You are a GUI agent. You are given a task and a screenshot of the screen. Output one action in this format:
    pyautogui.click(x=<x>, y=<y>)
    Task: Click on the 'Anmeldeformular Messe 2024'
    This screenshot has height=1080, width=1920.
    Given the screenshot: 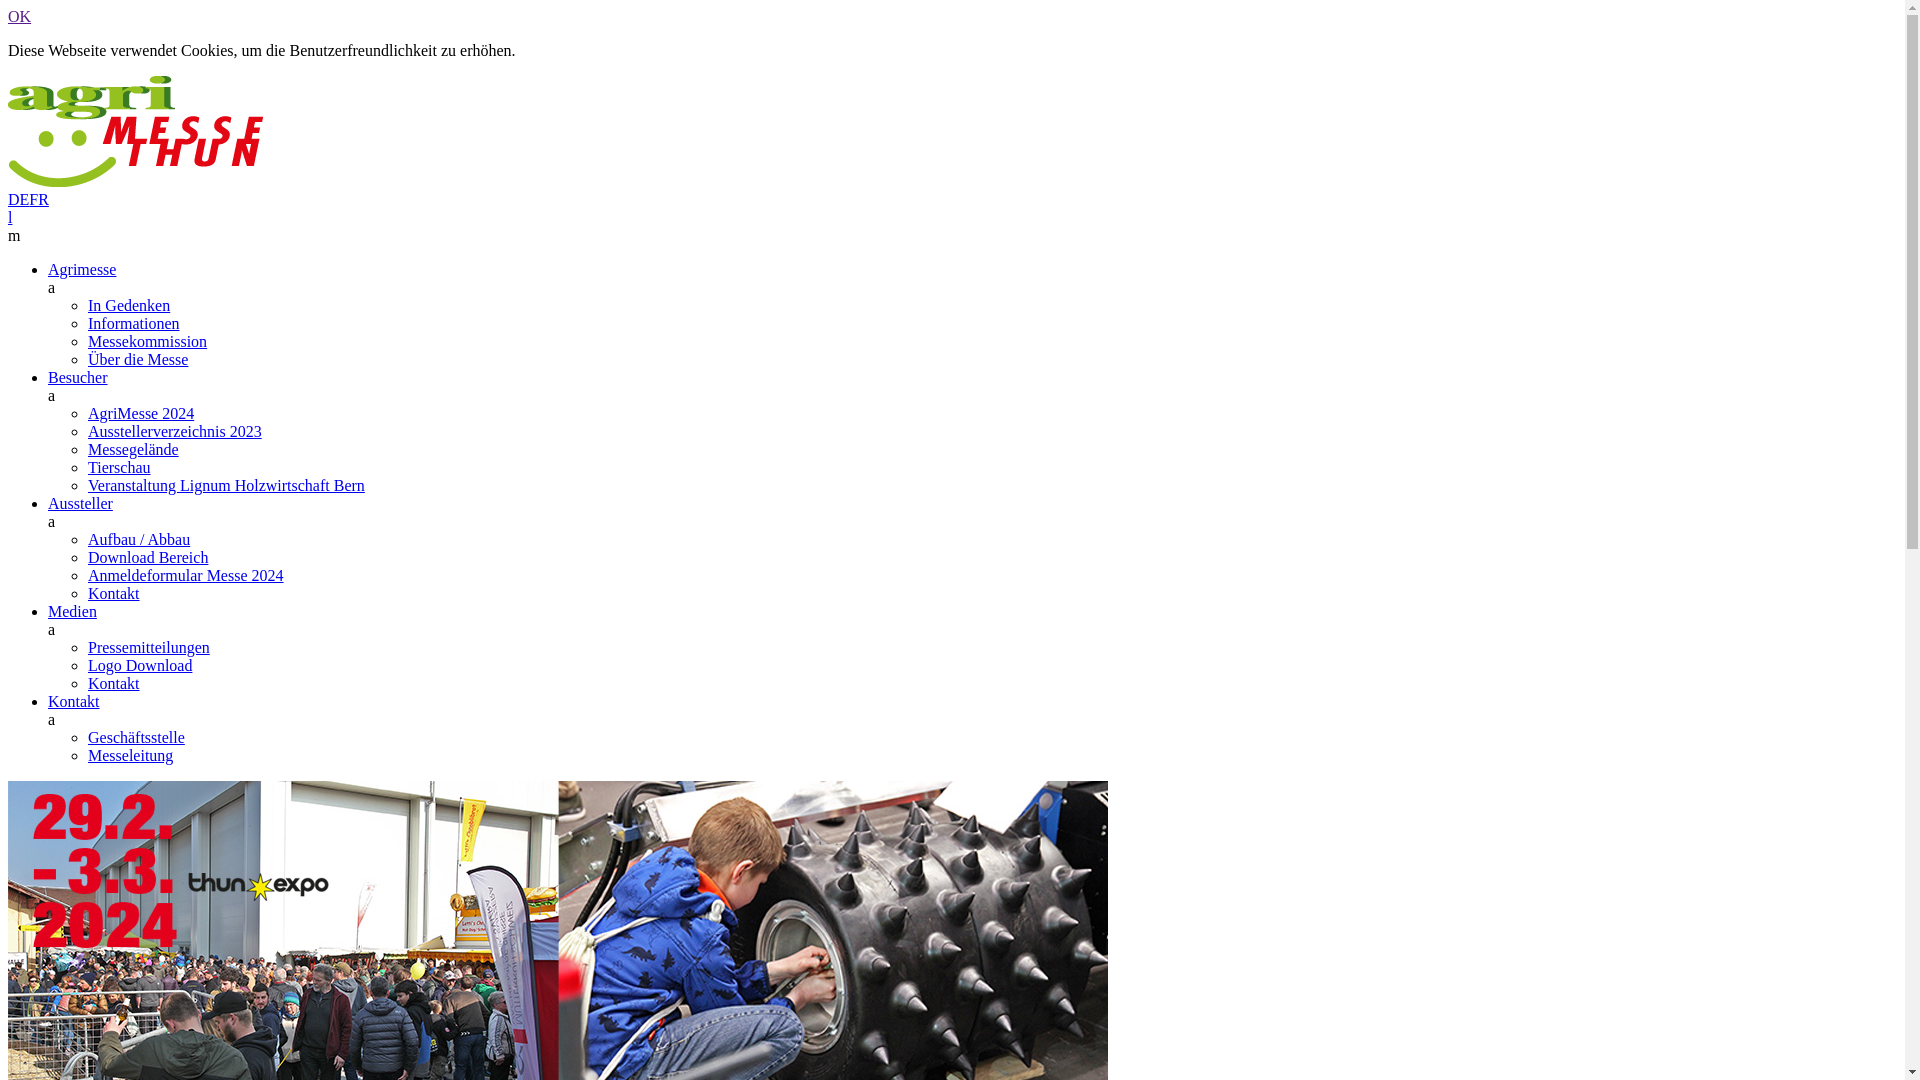 What is the action you would take?
    pyautogui.click(x=186, y=575)
    